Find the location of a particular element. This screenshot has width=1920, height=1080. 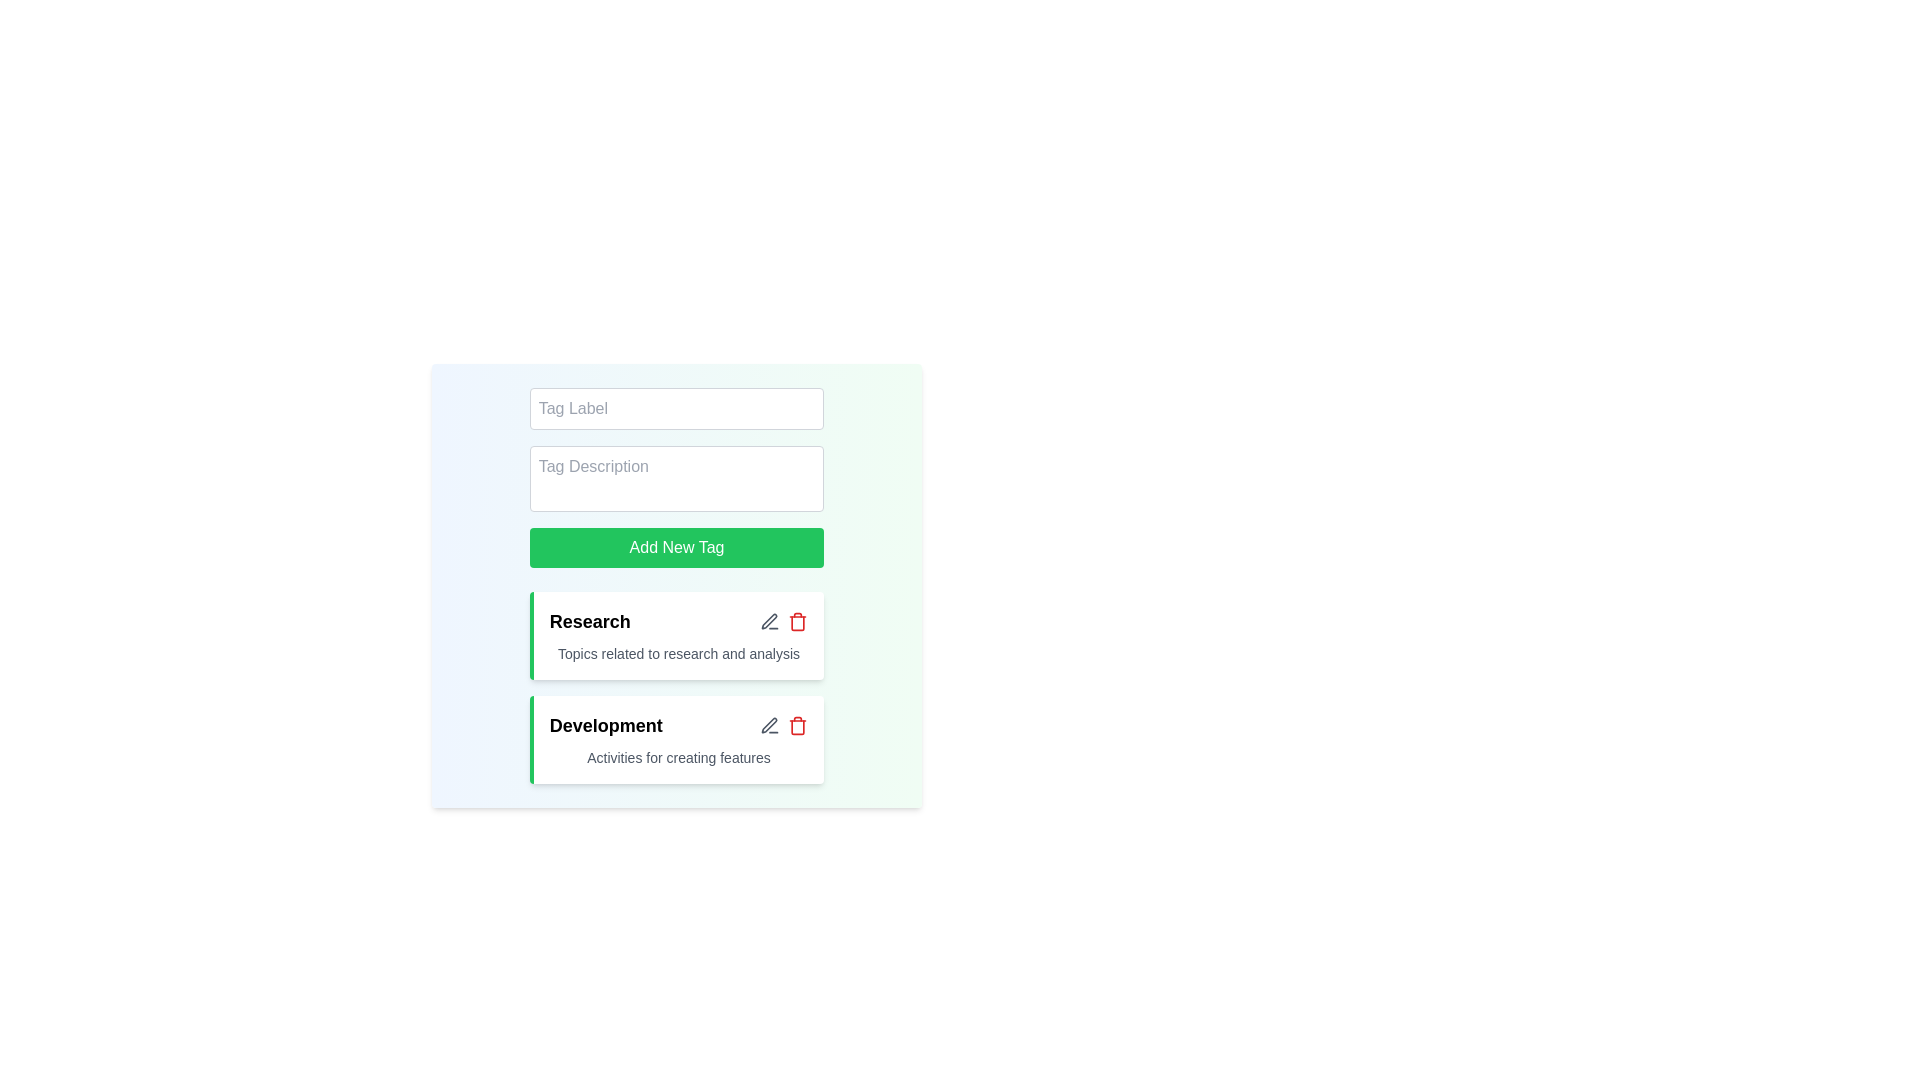

the green 'Add New Tag' button located below the 'Tag Label' and 'Tag Description' input fields is located at coordinates (676, 547).